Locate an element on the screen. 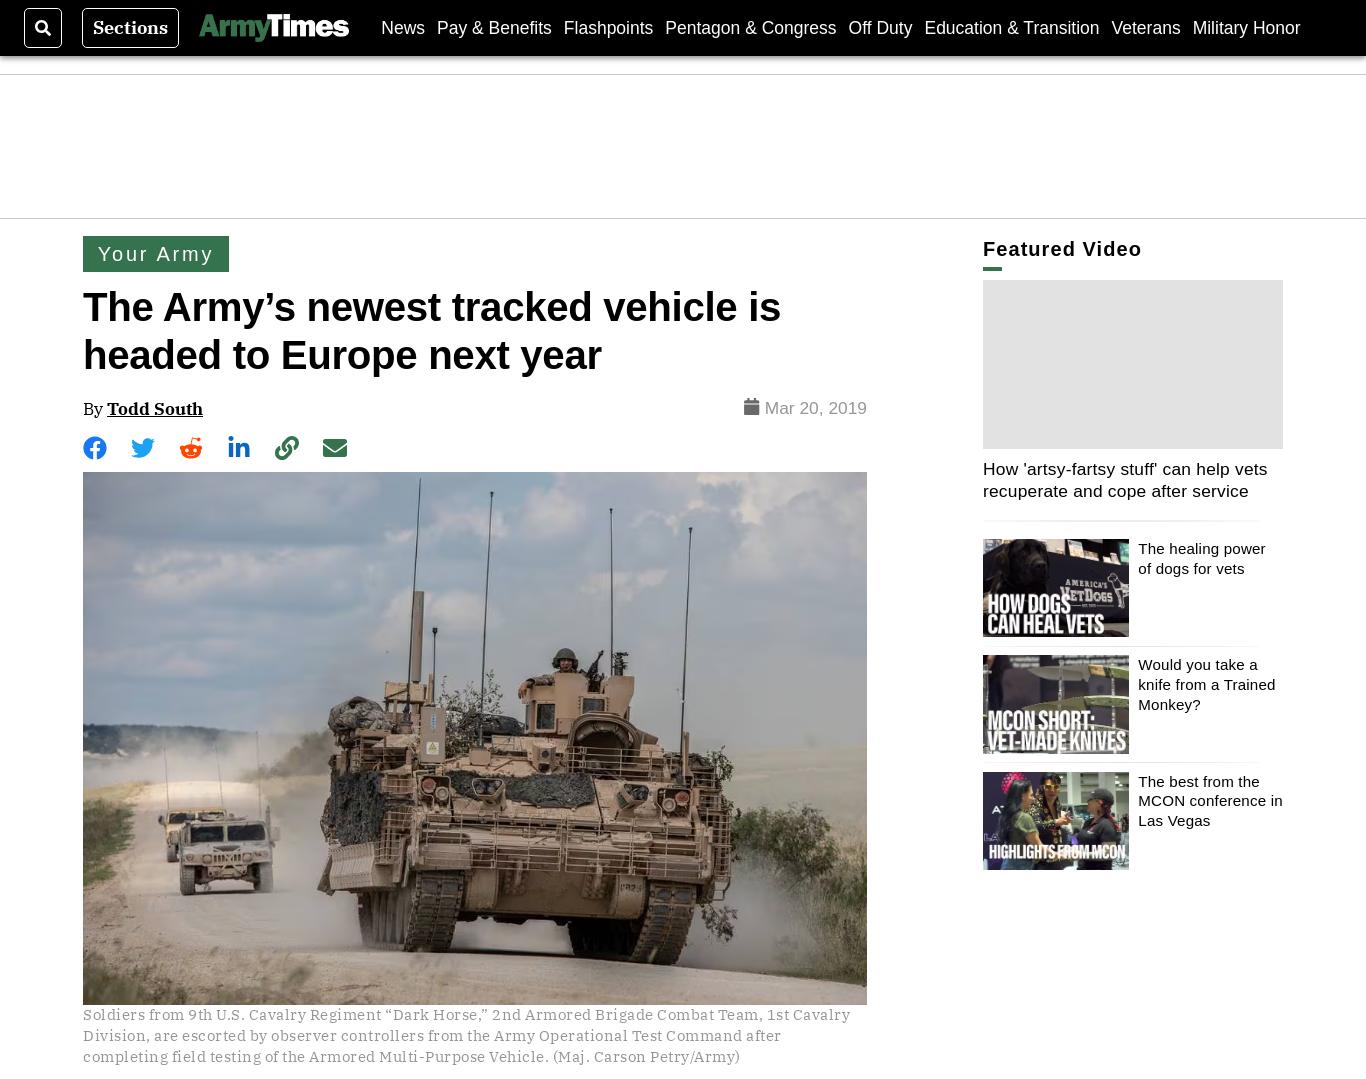 This screenshot has height=1079, width=1366. 'Veterans' is located at coordinates (1145, 27).